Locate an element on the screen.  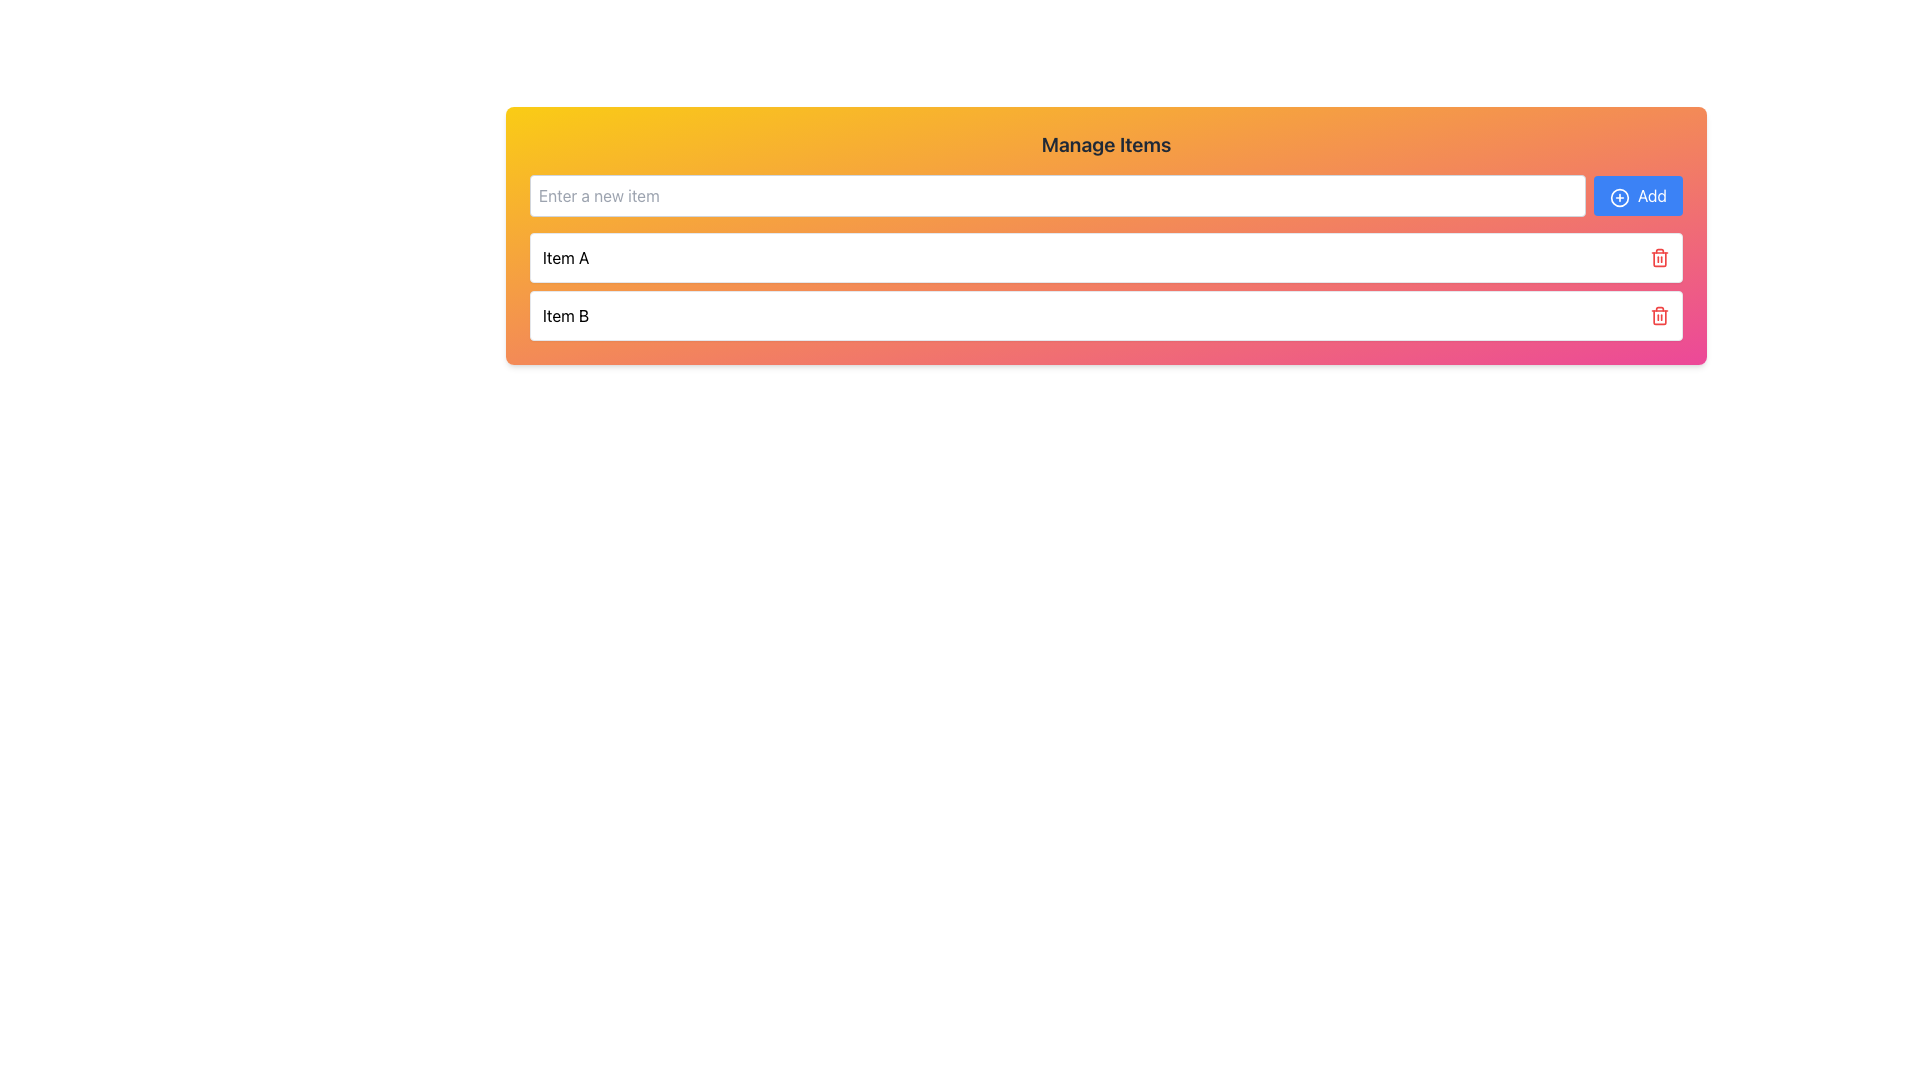
the delete icon button located at the far right end of the first list item labeled 'Item A' is located at coordinates (1660, 257).